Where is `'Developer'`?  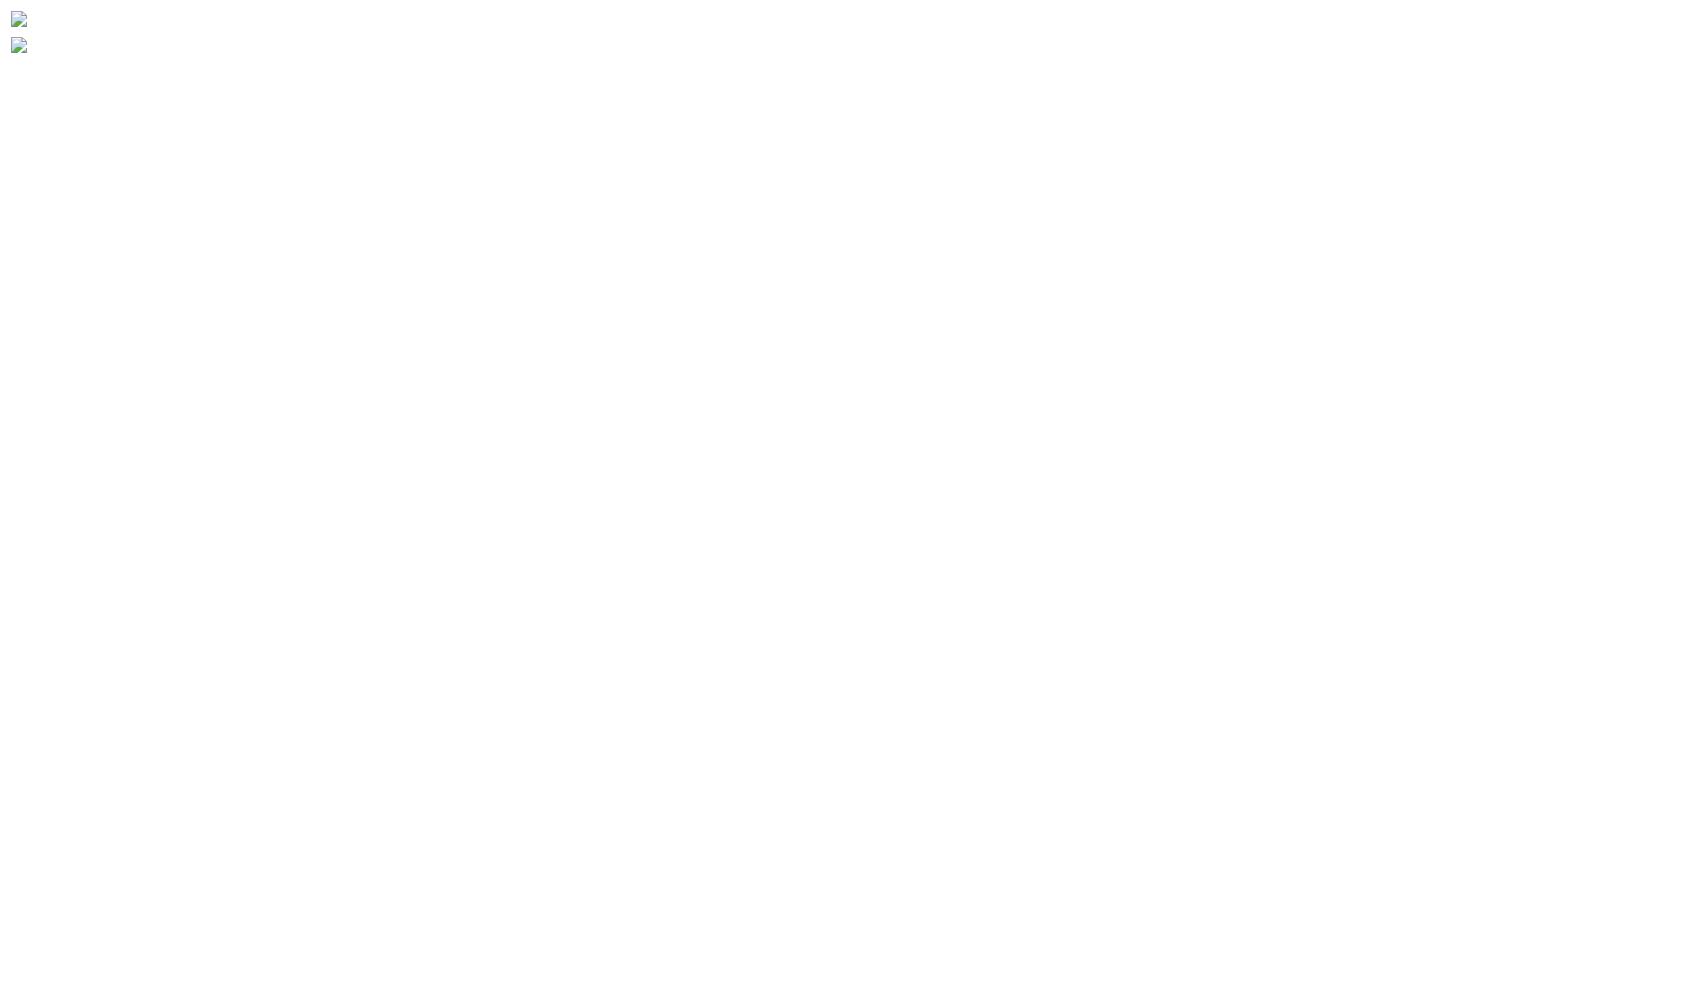
'Developer' is located at coordinates (44, 704).